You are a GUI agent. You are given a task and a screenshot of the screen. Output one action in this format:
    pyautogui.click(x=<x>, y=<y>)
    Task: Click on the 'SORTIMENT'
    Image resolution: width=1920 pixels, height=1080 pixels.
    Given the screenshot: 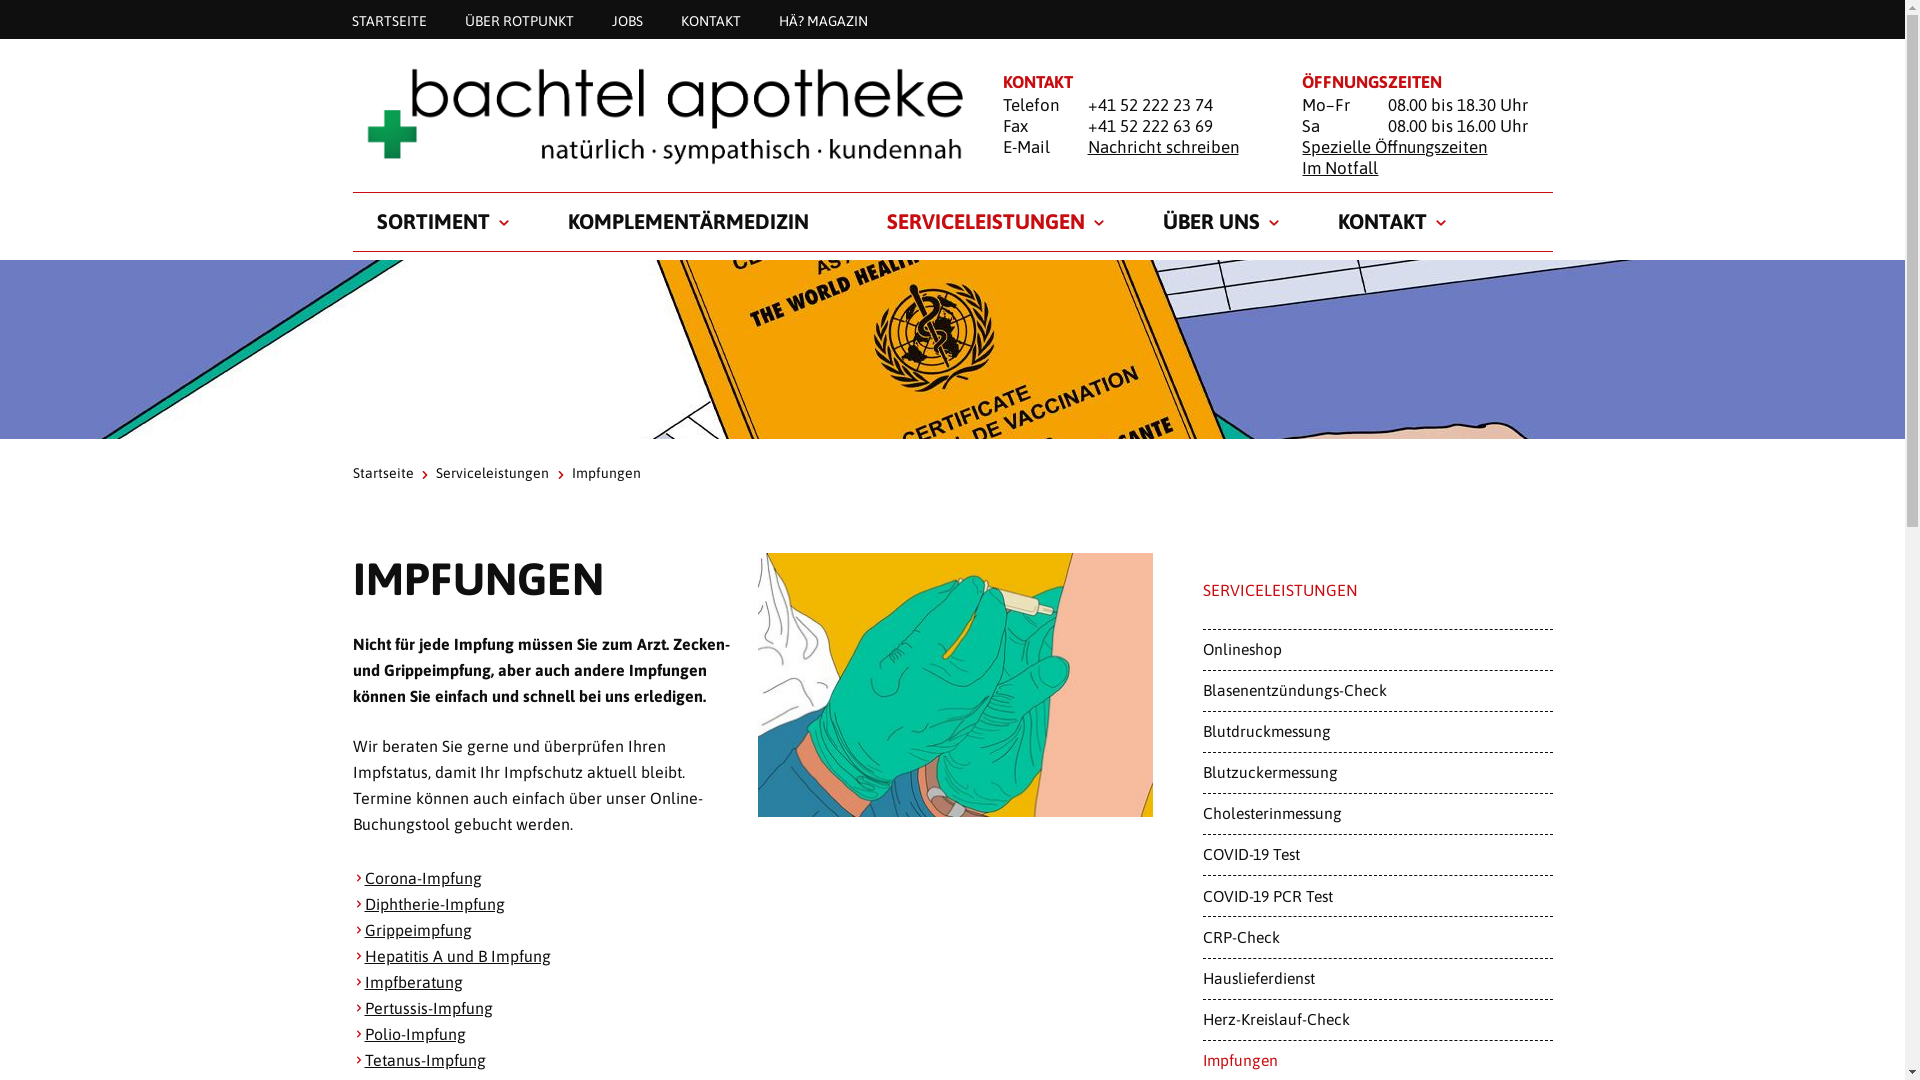 What is the action you would take?
    pyautogui.click(x=431, y=222)
    